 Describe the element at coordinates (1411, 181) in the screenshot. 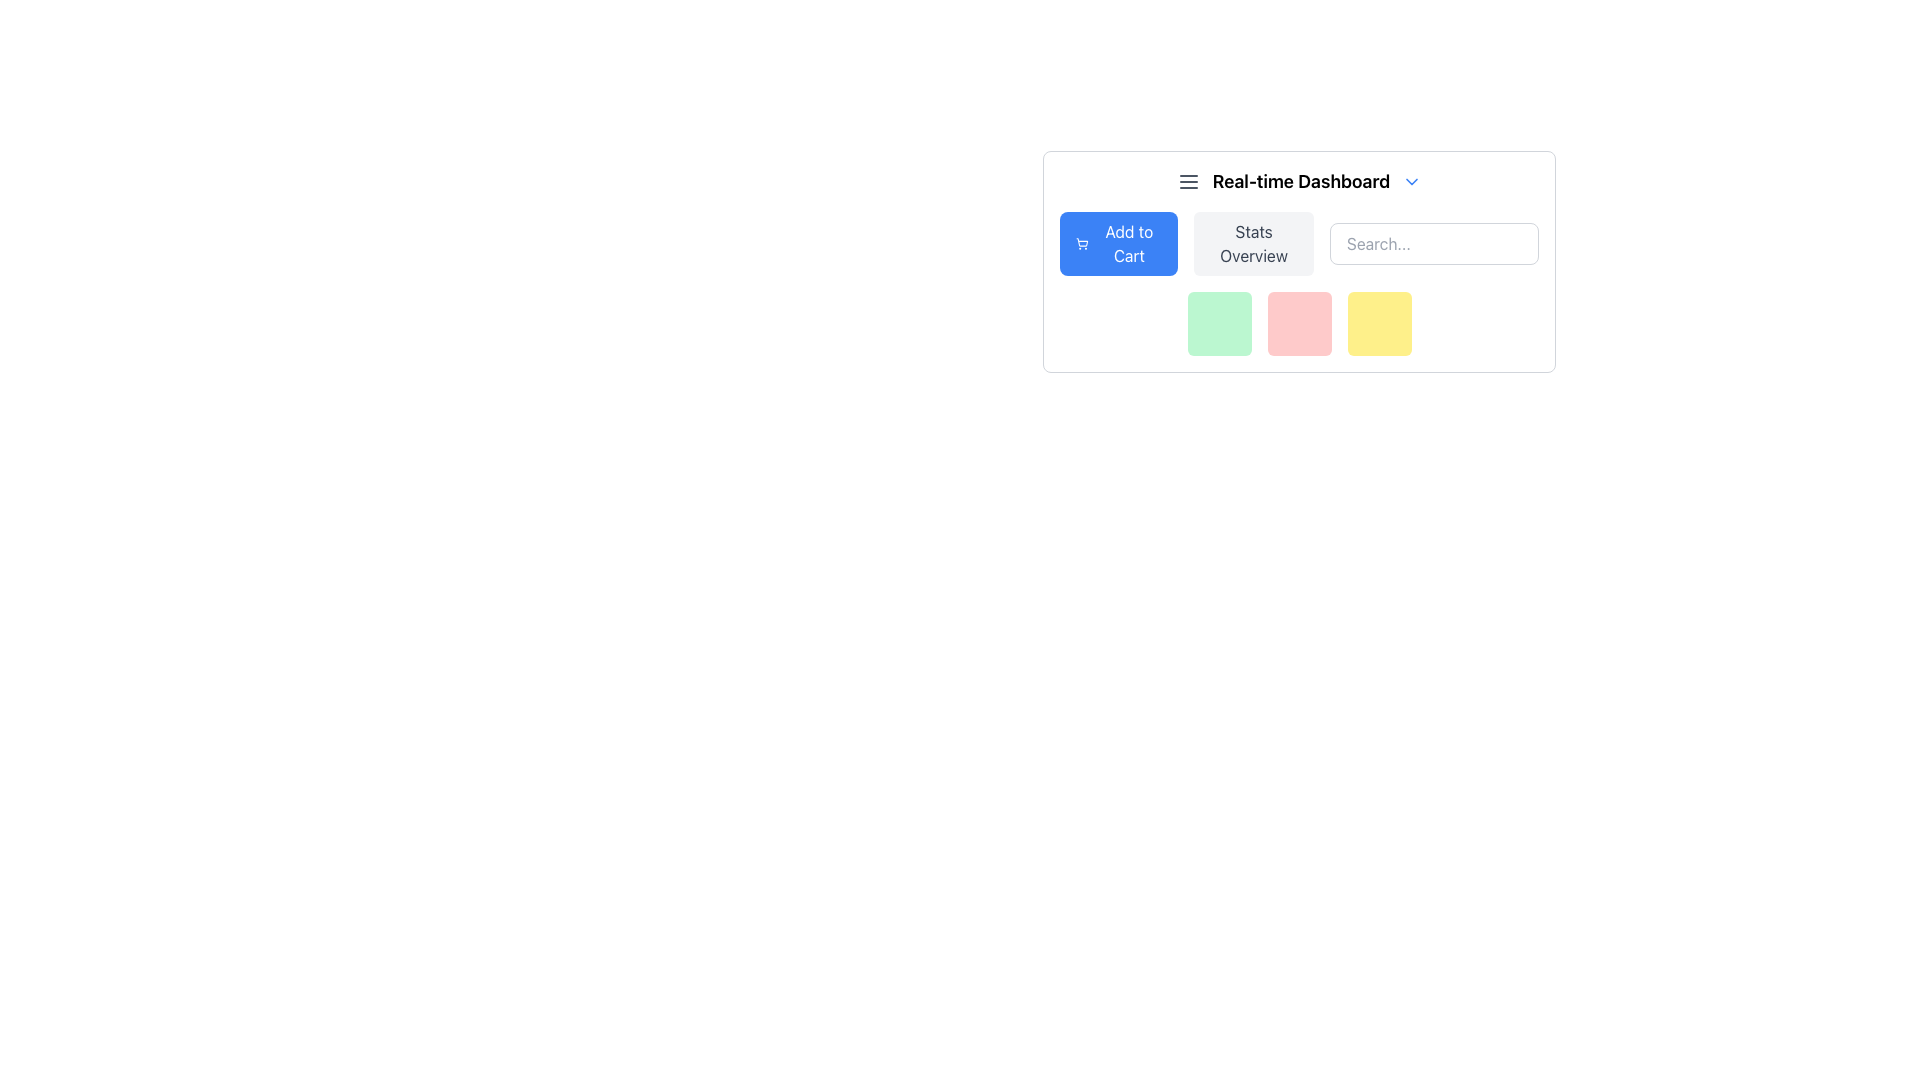

I see `the icon located to the right of the bold text labeled 'Real-time Dashboard'` at that location.